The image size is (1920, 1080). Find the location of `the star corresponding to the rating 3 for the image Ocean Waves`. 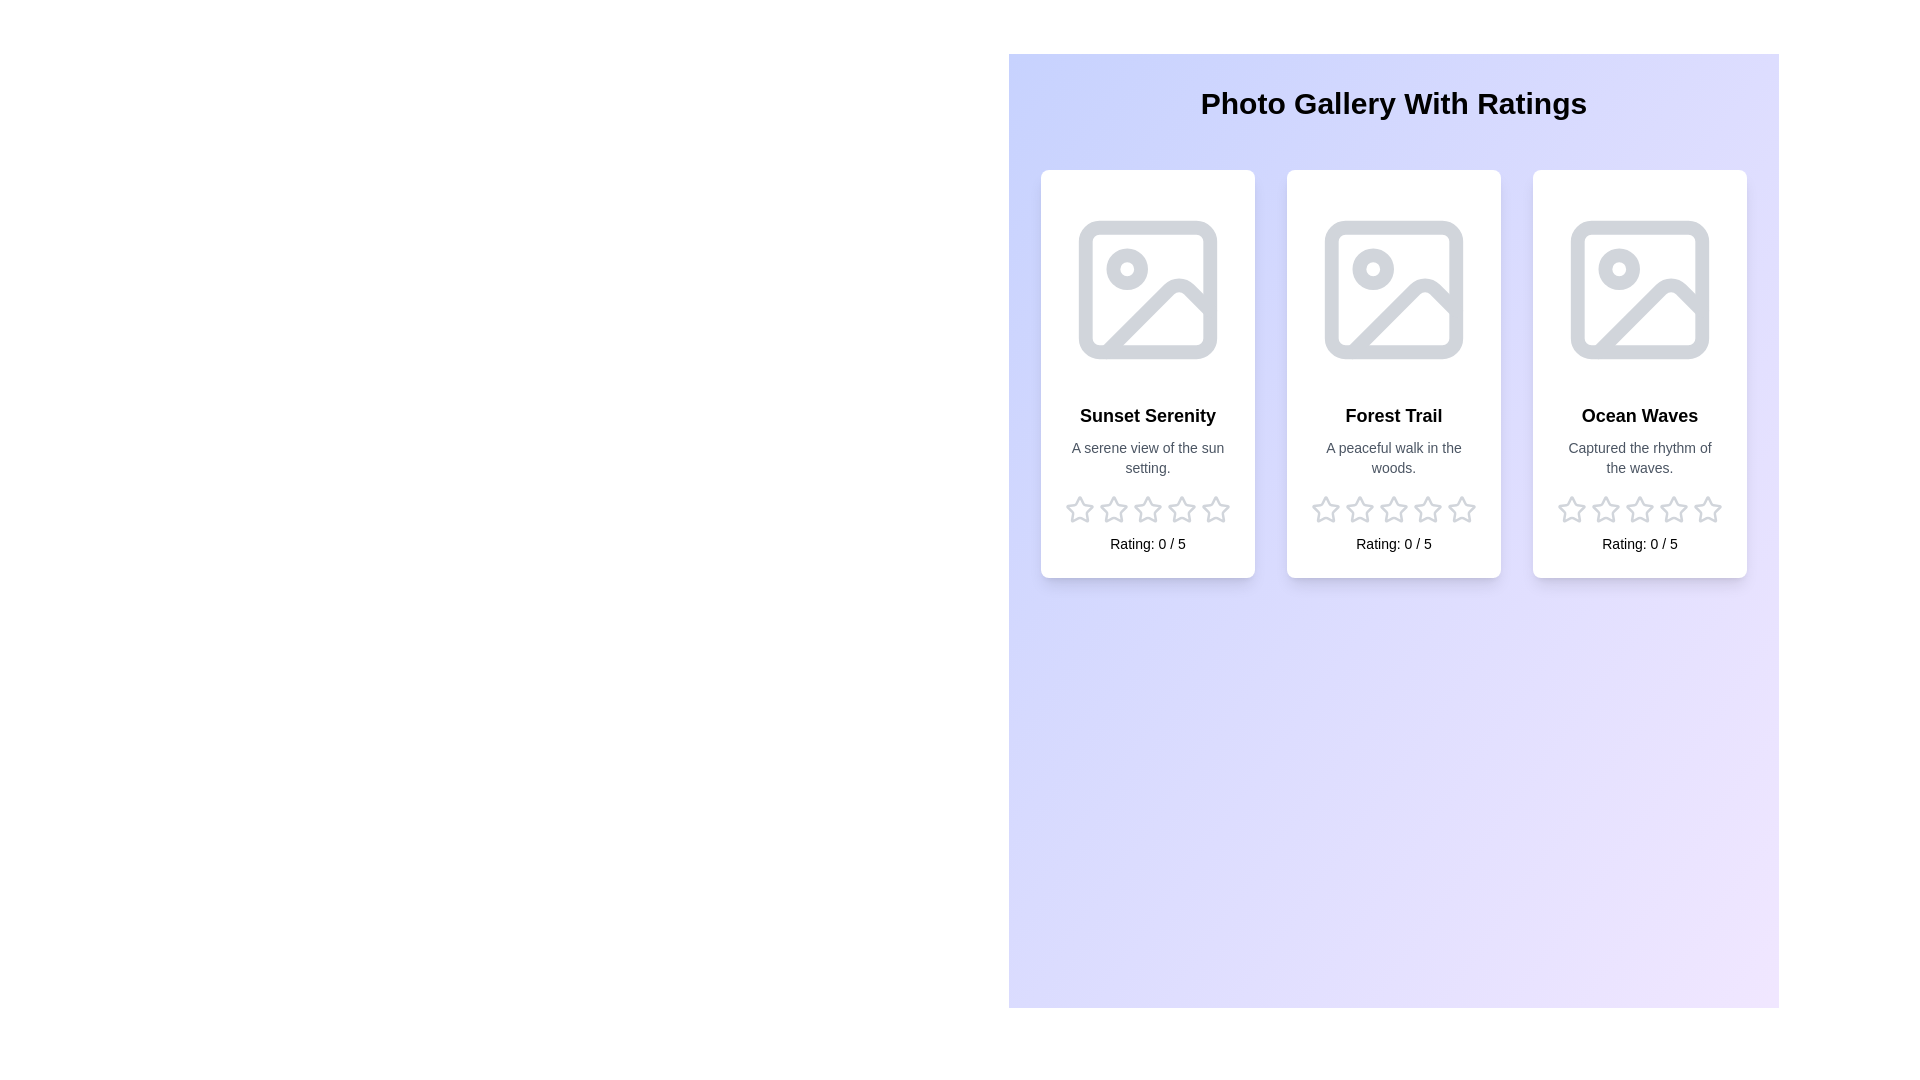

the star corresponding to the rating 3 for the image Ocean Waves is located at coordinates (1640, 508).